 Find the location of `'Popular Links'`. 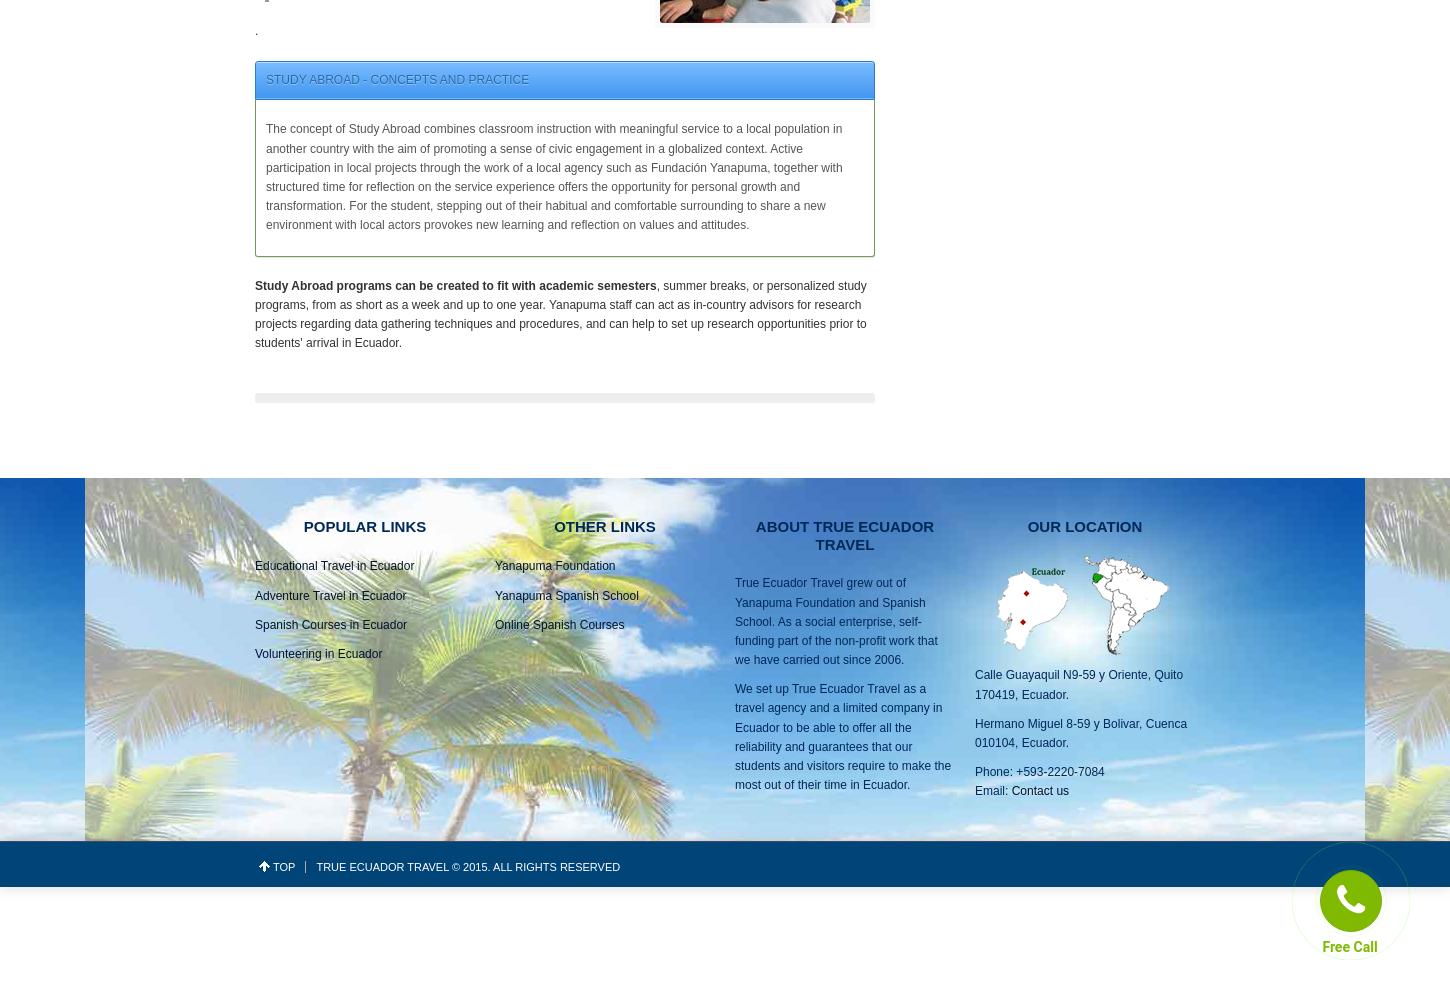

'Popular Links' is located at coordinates (363, 526).